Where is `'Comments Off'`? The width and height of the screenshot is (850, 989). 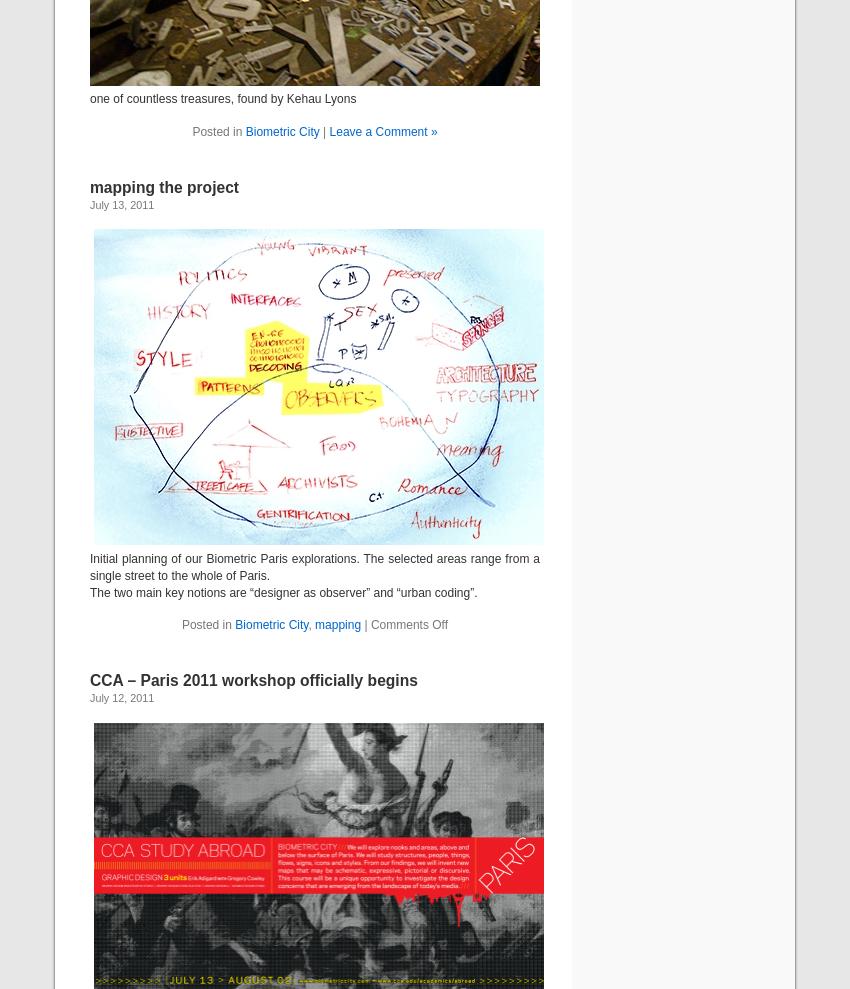 'Comments Off' is located at coordinates (409, 625).